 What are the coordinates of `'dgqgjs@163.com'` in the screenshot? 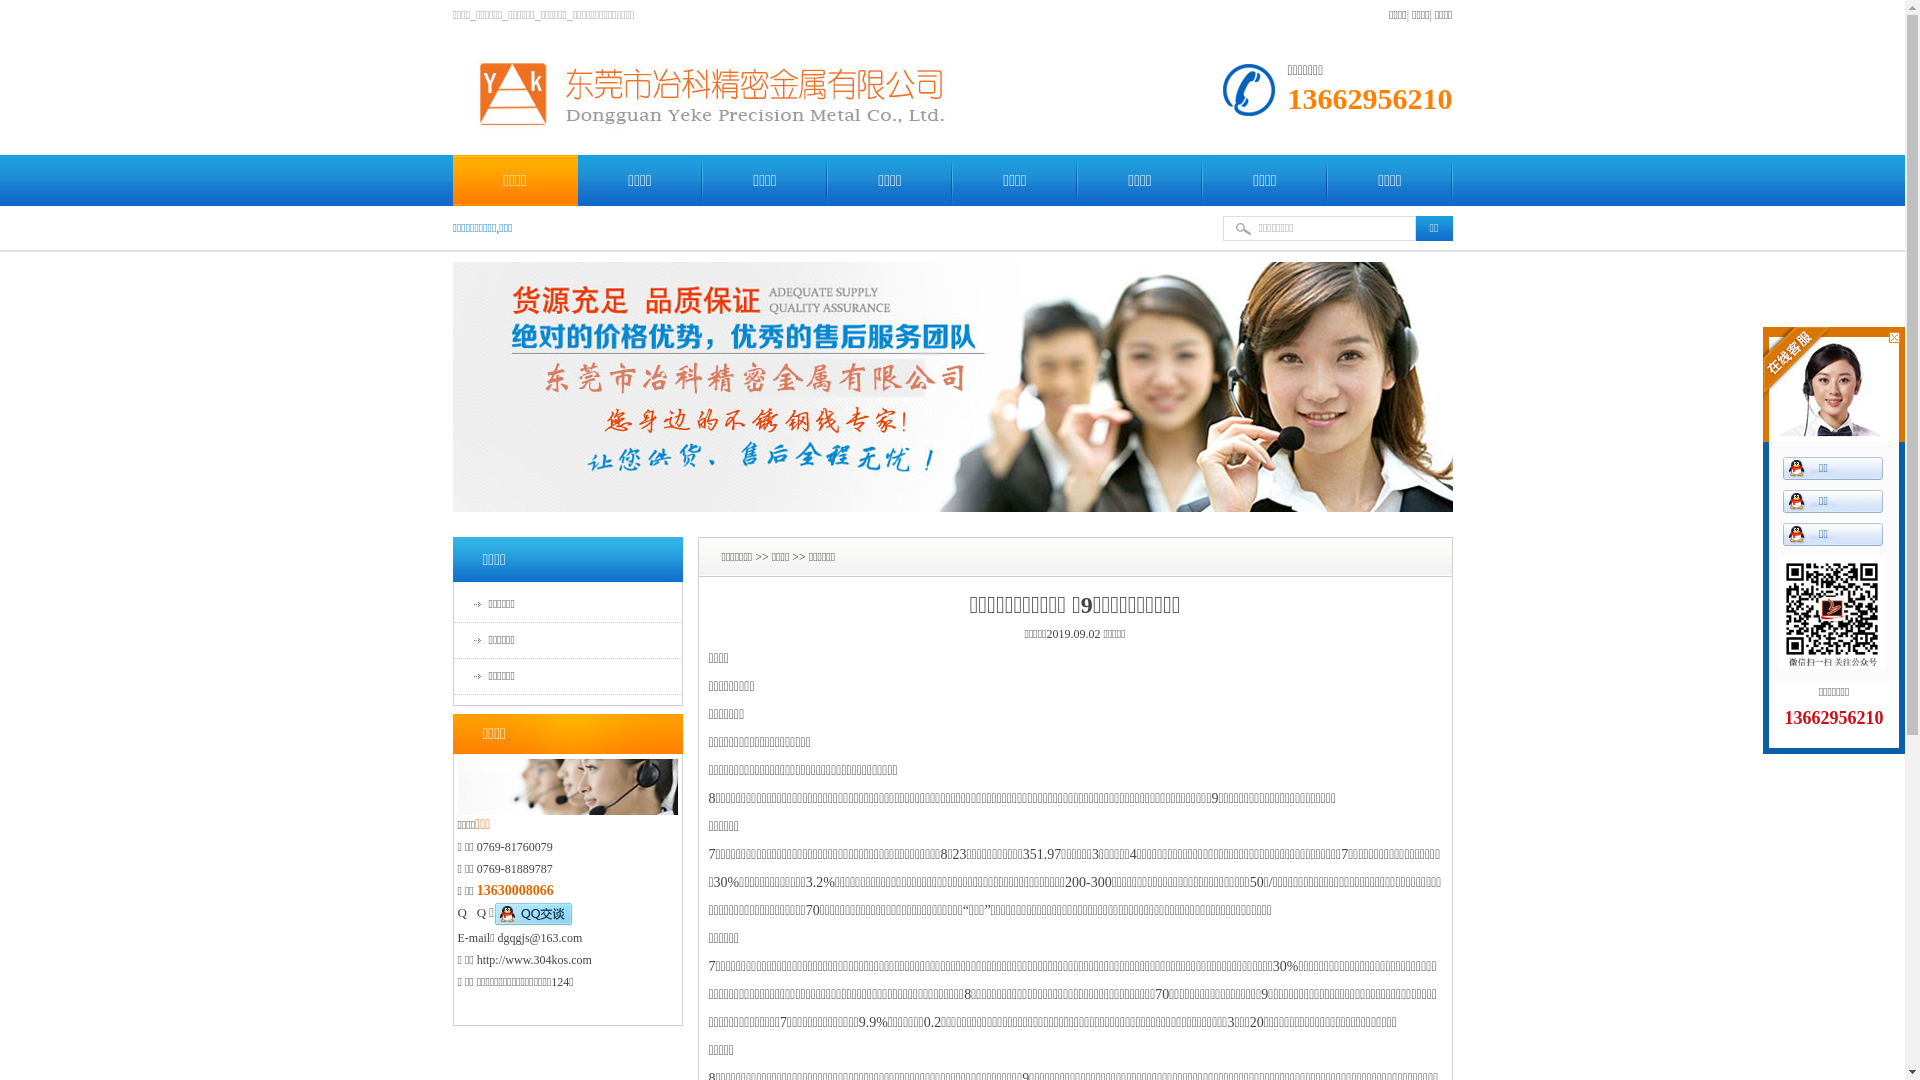 It's located at (540, 937).